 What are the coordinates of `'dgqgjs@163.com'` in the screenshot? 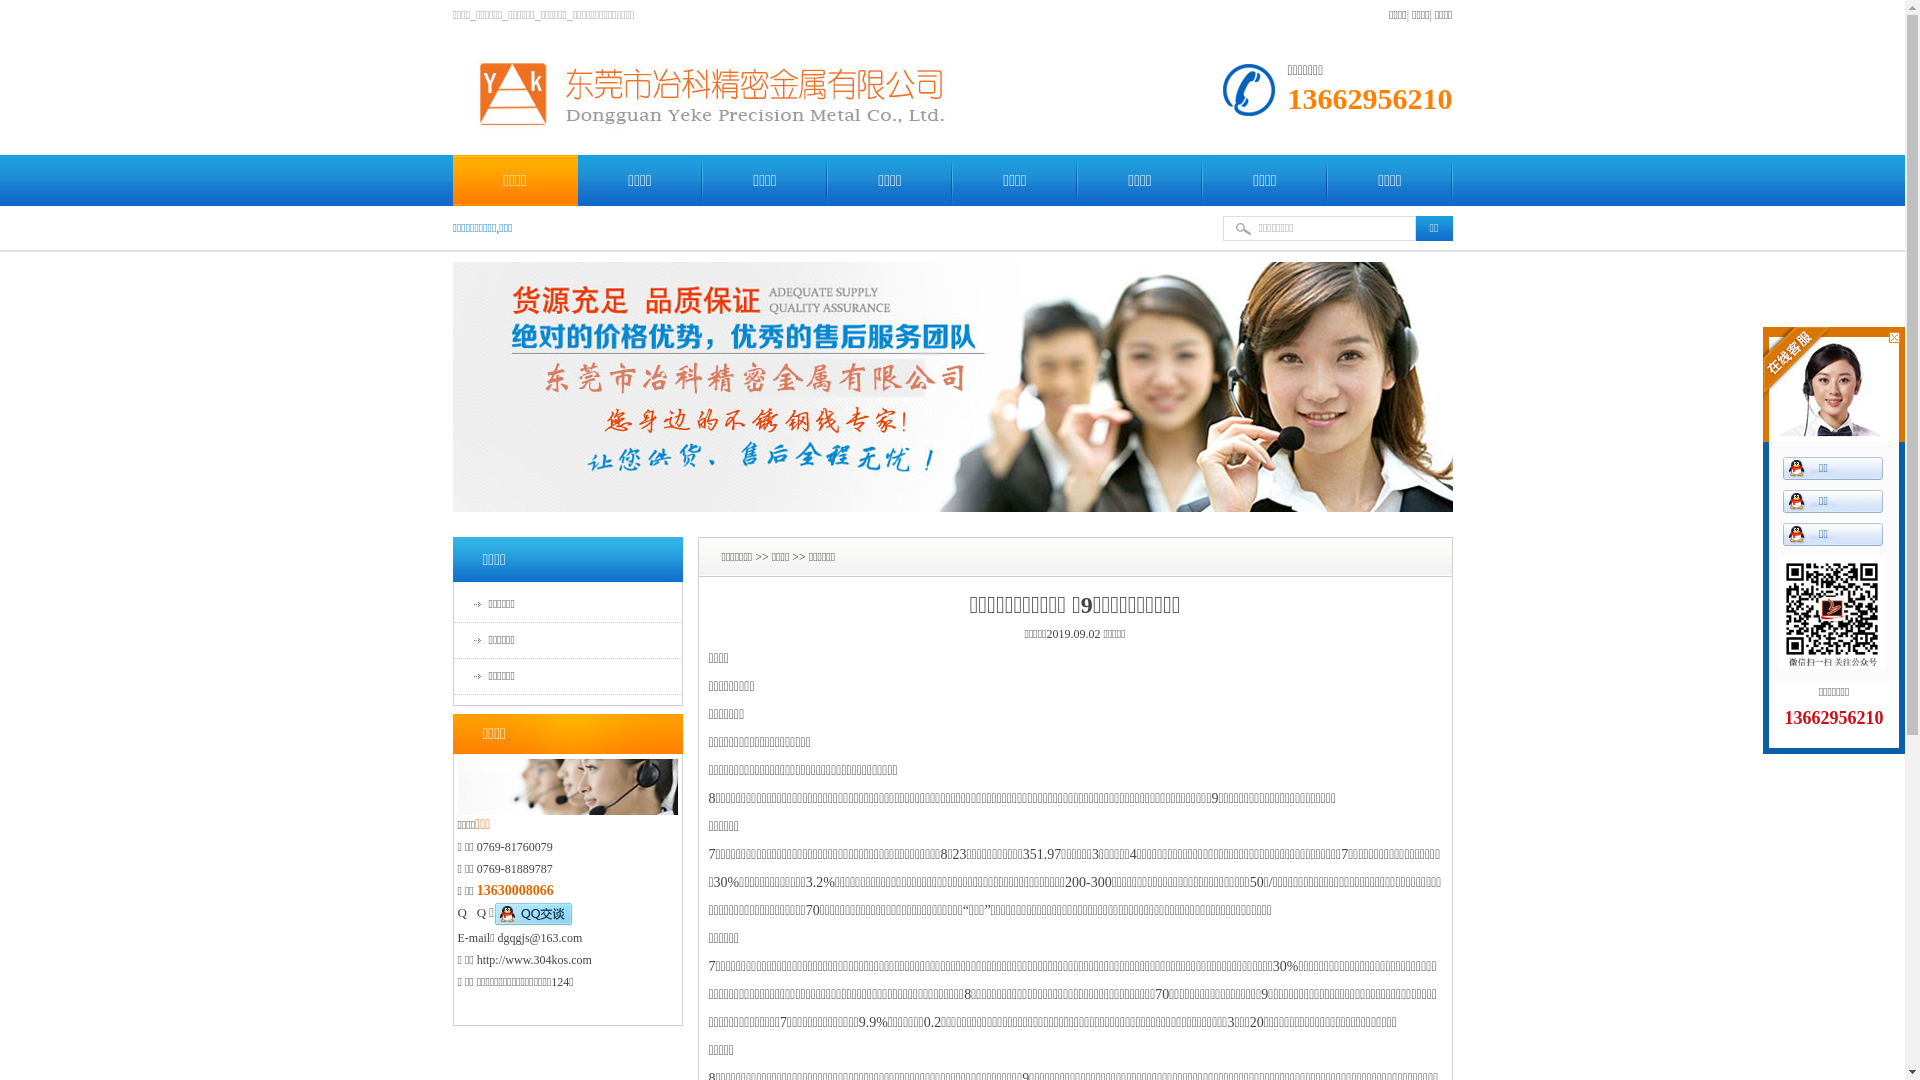 It's located at (540, 937).